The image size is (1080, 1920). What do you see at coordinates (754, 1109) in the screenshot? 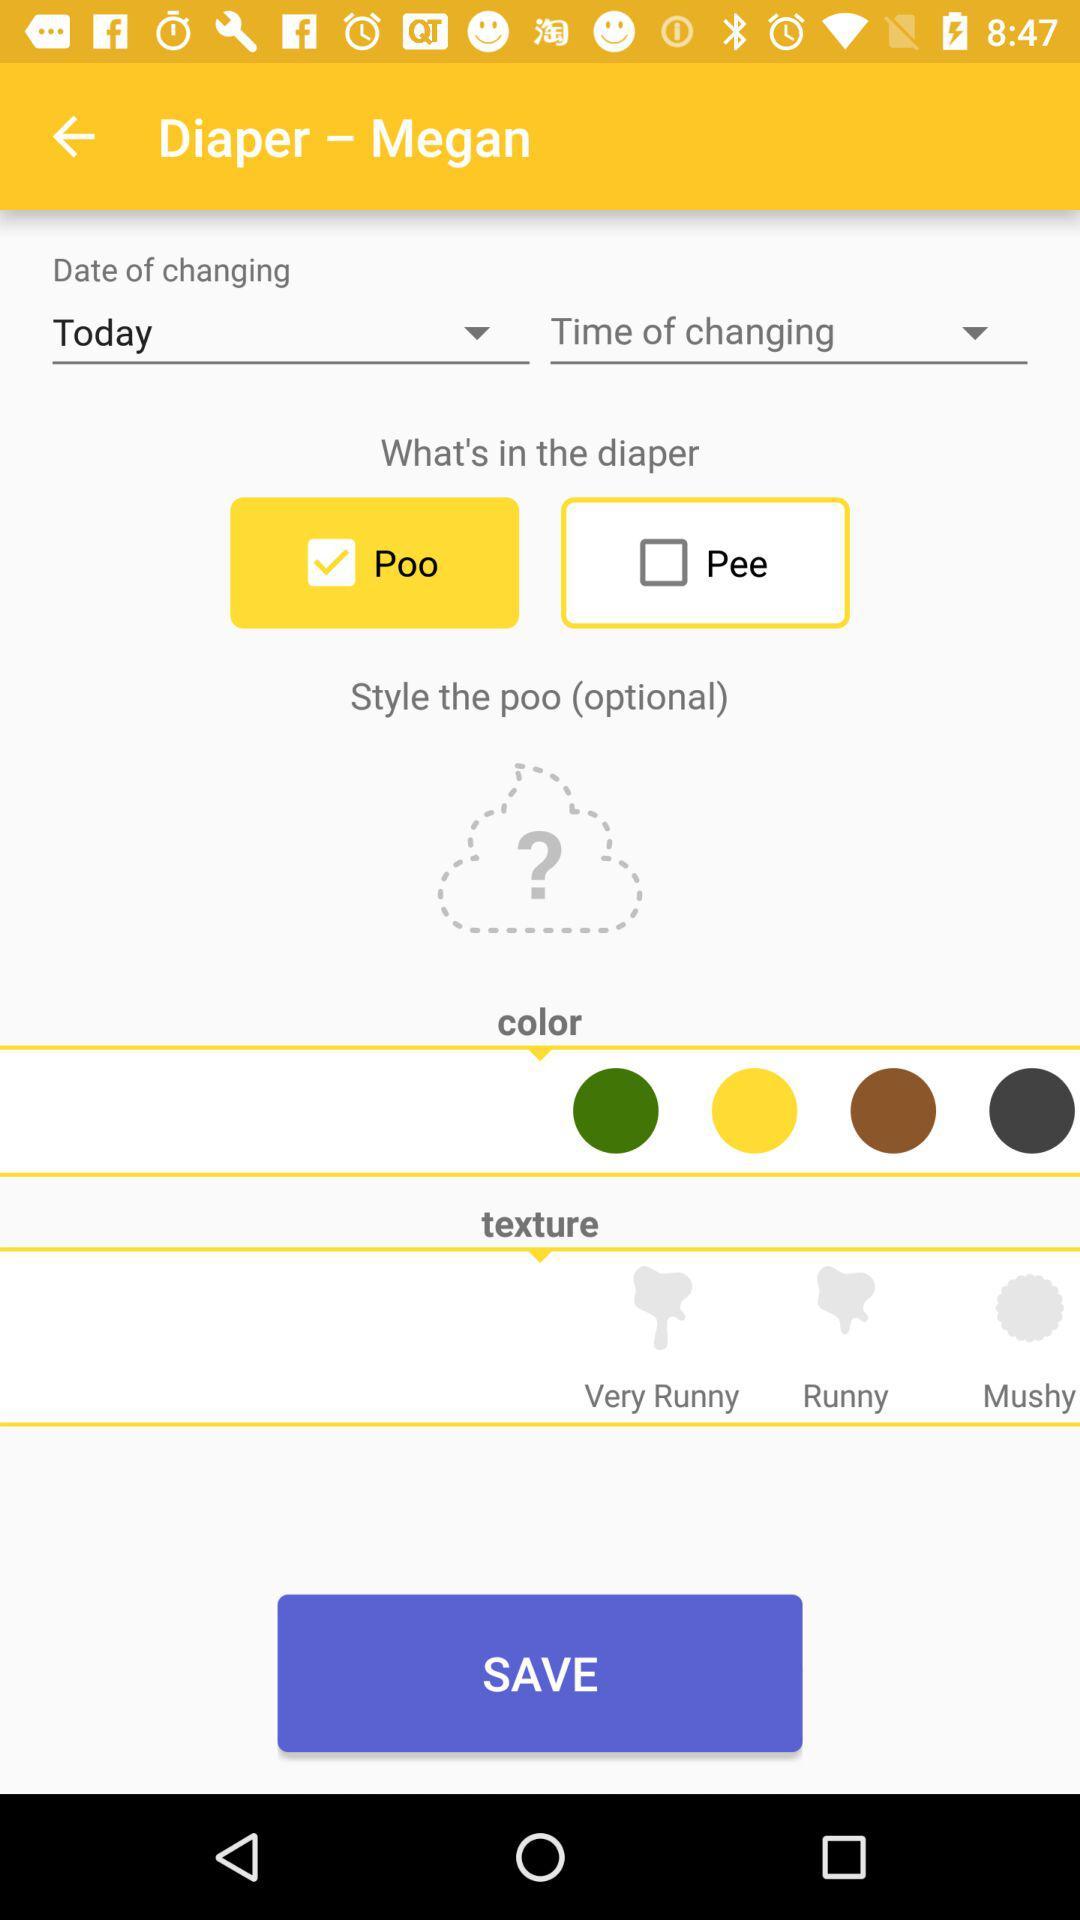
I see `change the color` at bounding box center [754, 1109].